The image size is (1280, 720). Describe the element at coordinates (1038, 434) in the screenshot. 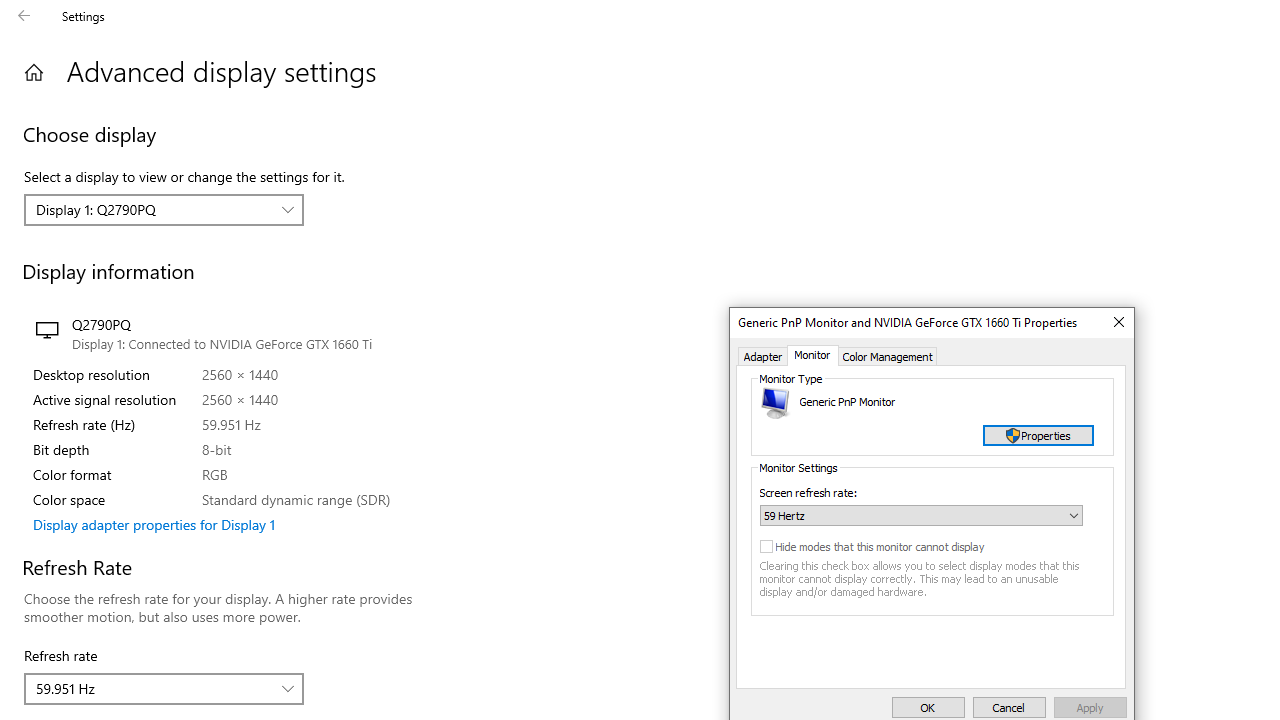

I see `'Properties'` at that location.